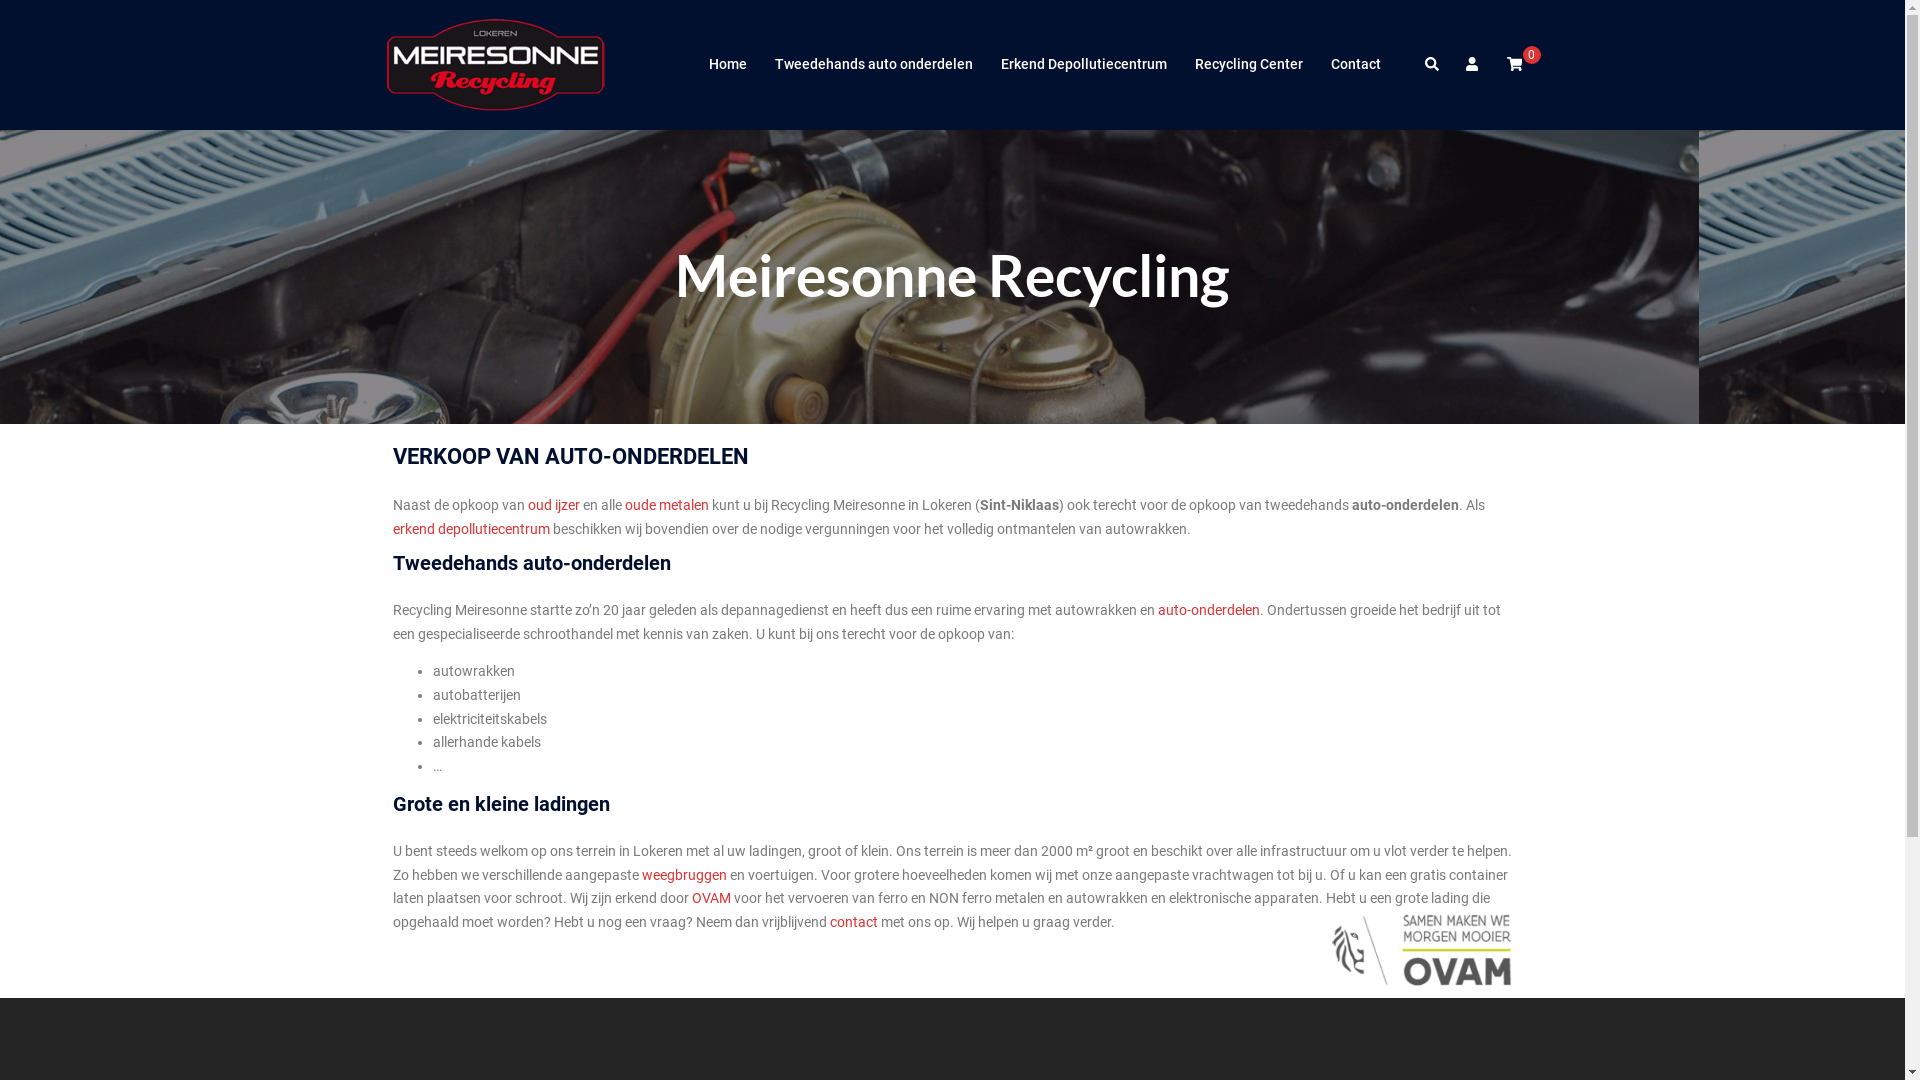  I want to click on 'weegbruggen', so click(684, 874).